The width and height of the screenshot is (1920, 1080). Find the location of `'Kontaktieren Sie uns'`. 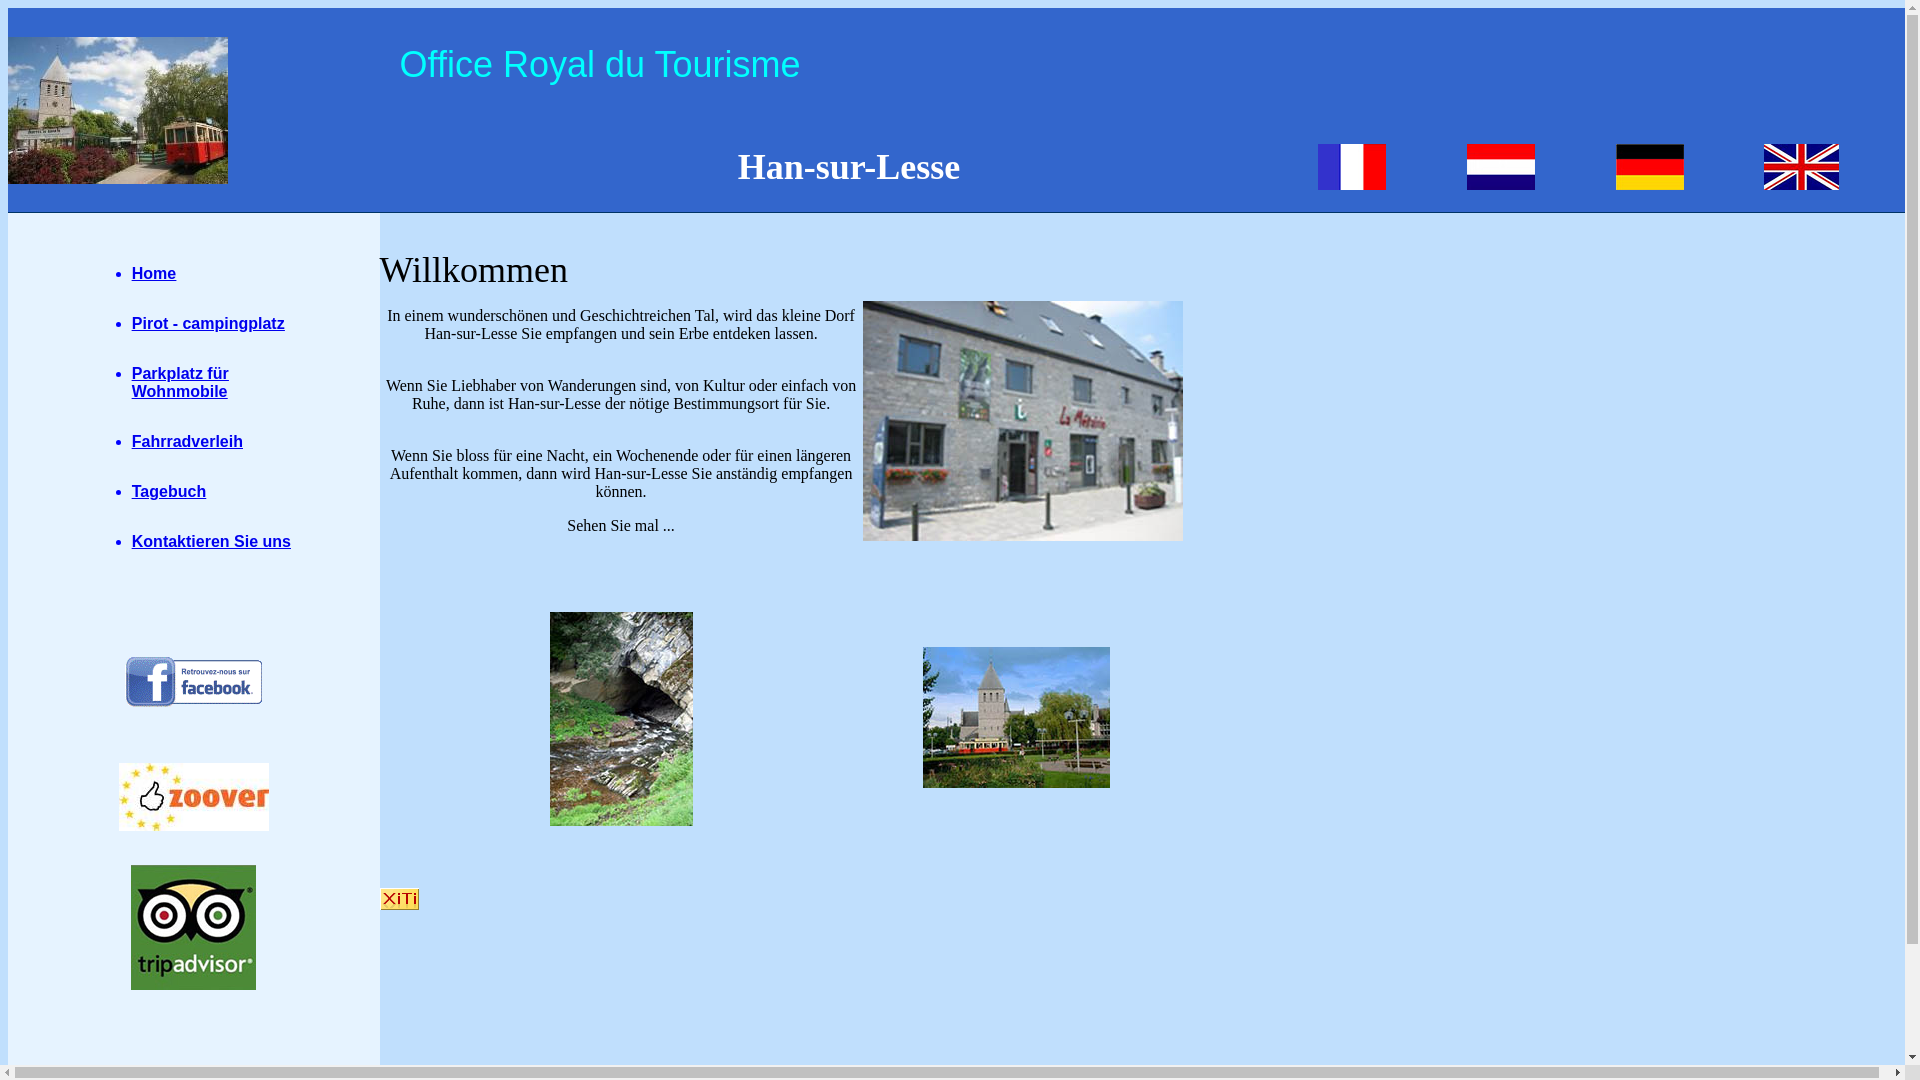

'Kontaktieren Sie uns' is located at coordinates (211, 541).